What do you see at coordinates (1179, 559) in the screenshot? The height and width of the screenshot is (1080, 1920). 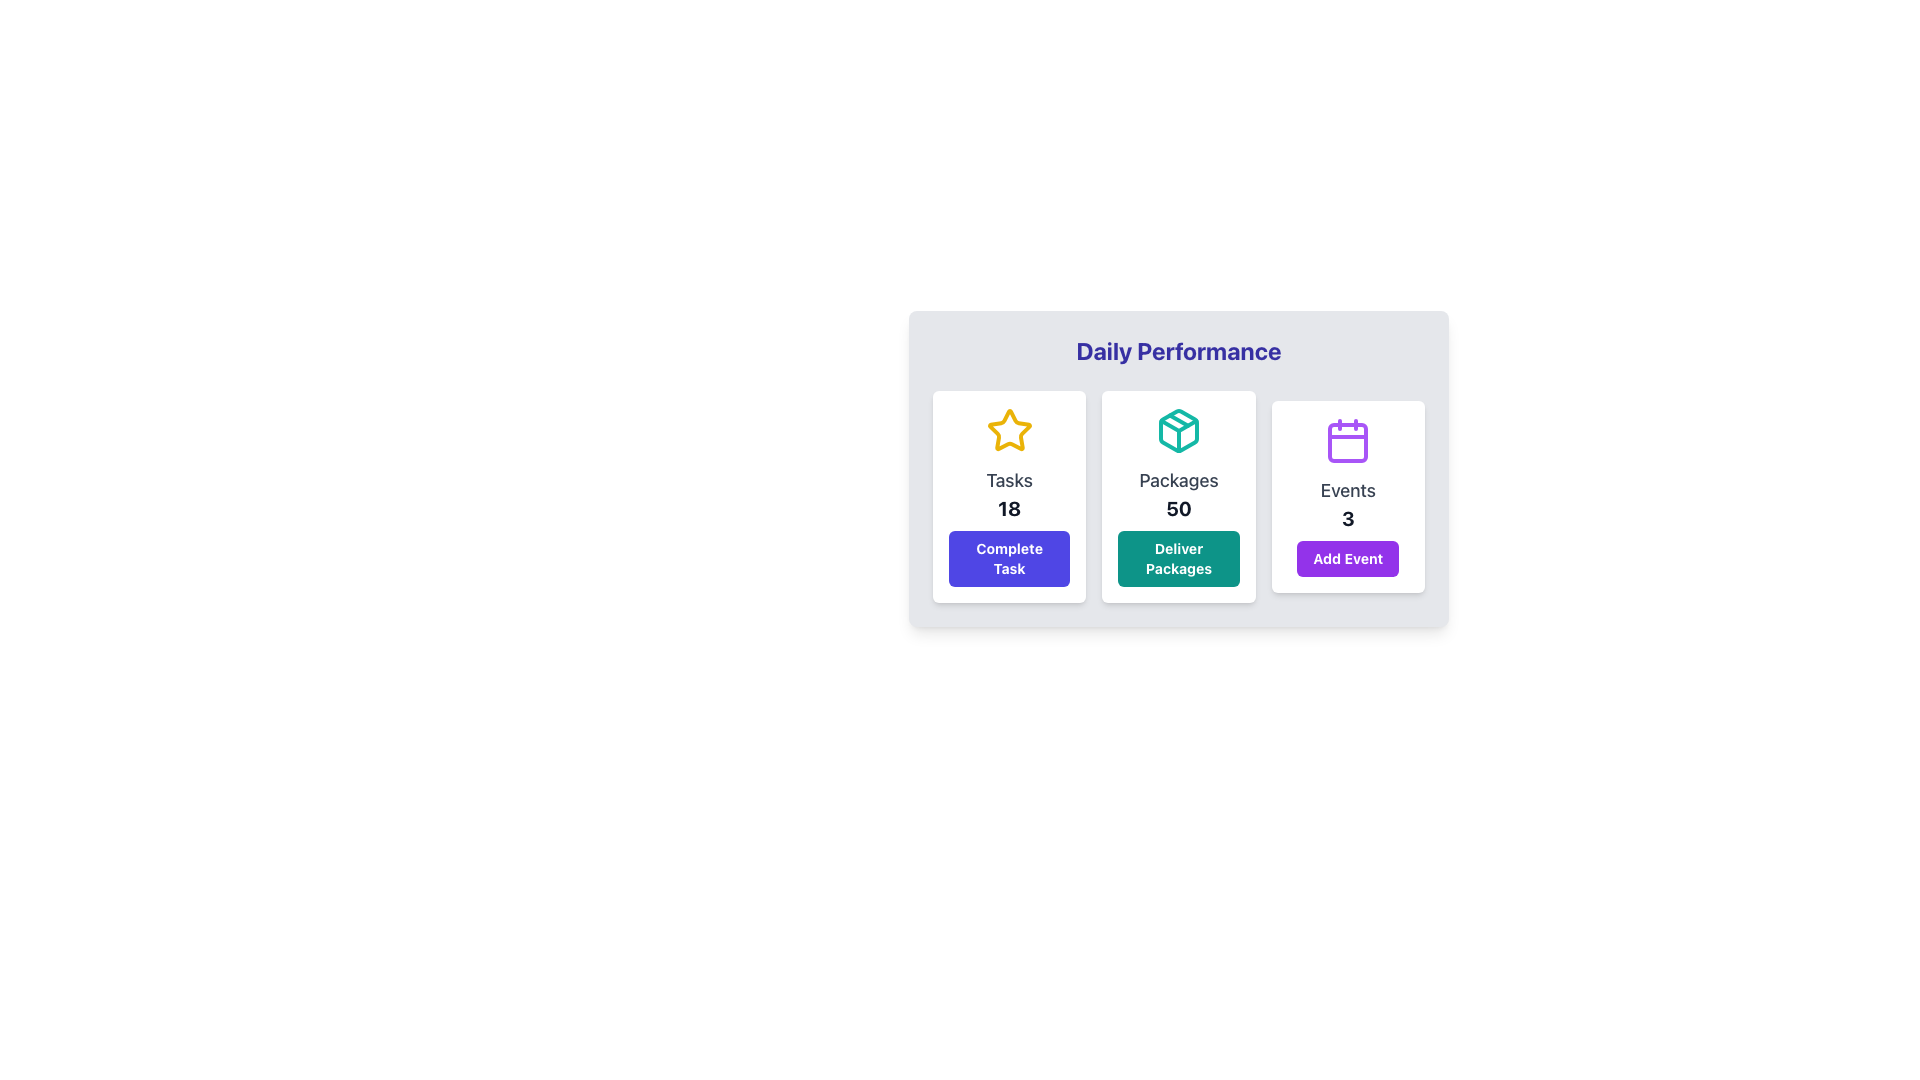 I see `the teal rectangular button with rounded corners that contains the text 'Deliver Packages'` at bounding box center [1179, 559].